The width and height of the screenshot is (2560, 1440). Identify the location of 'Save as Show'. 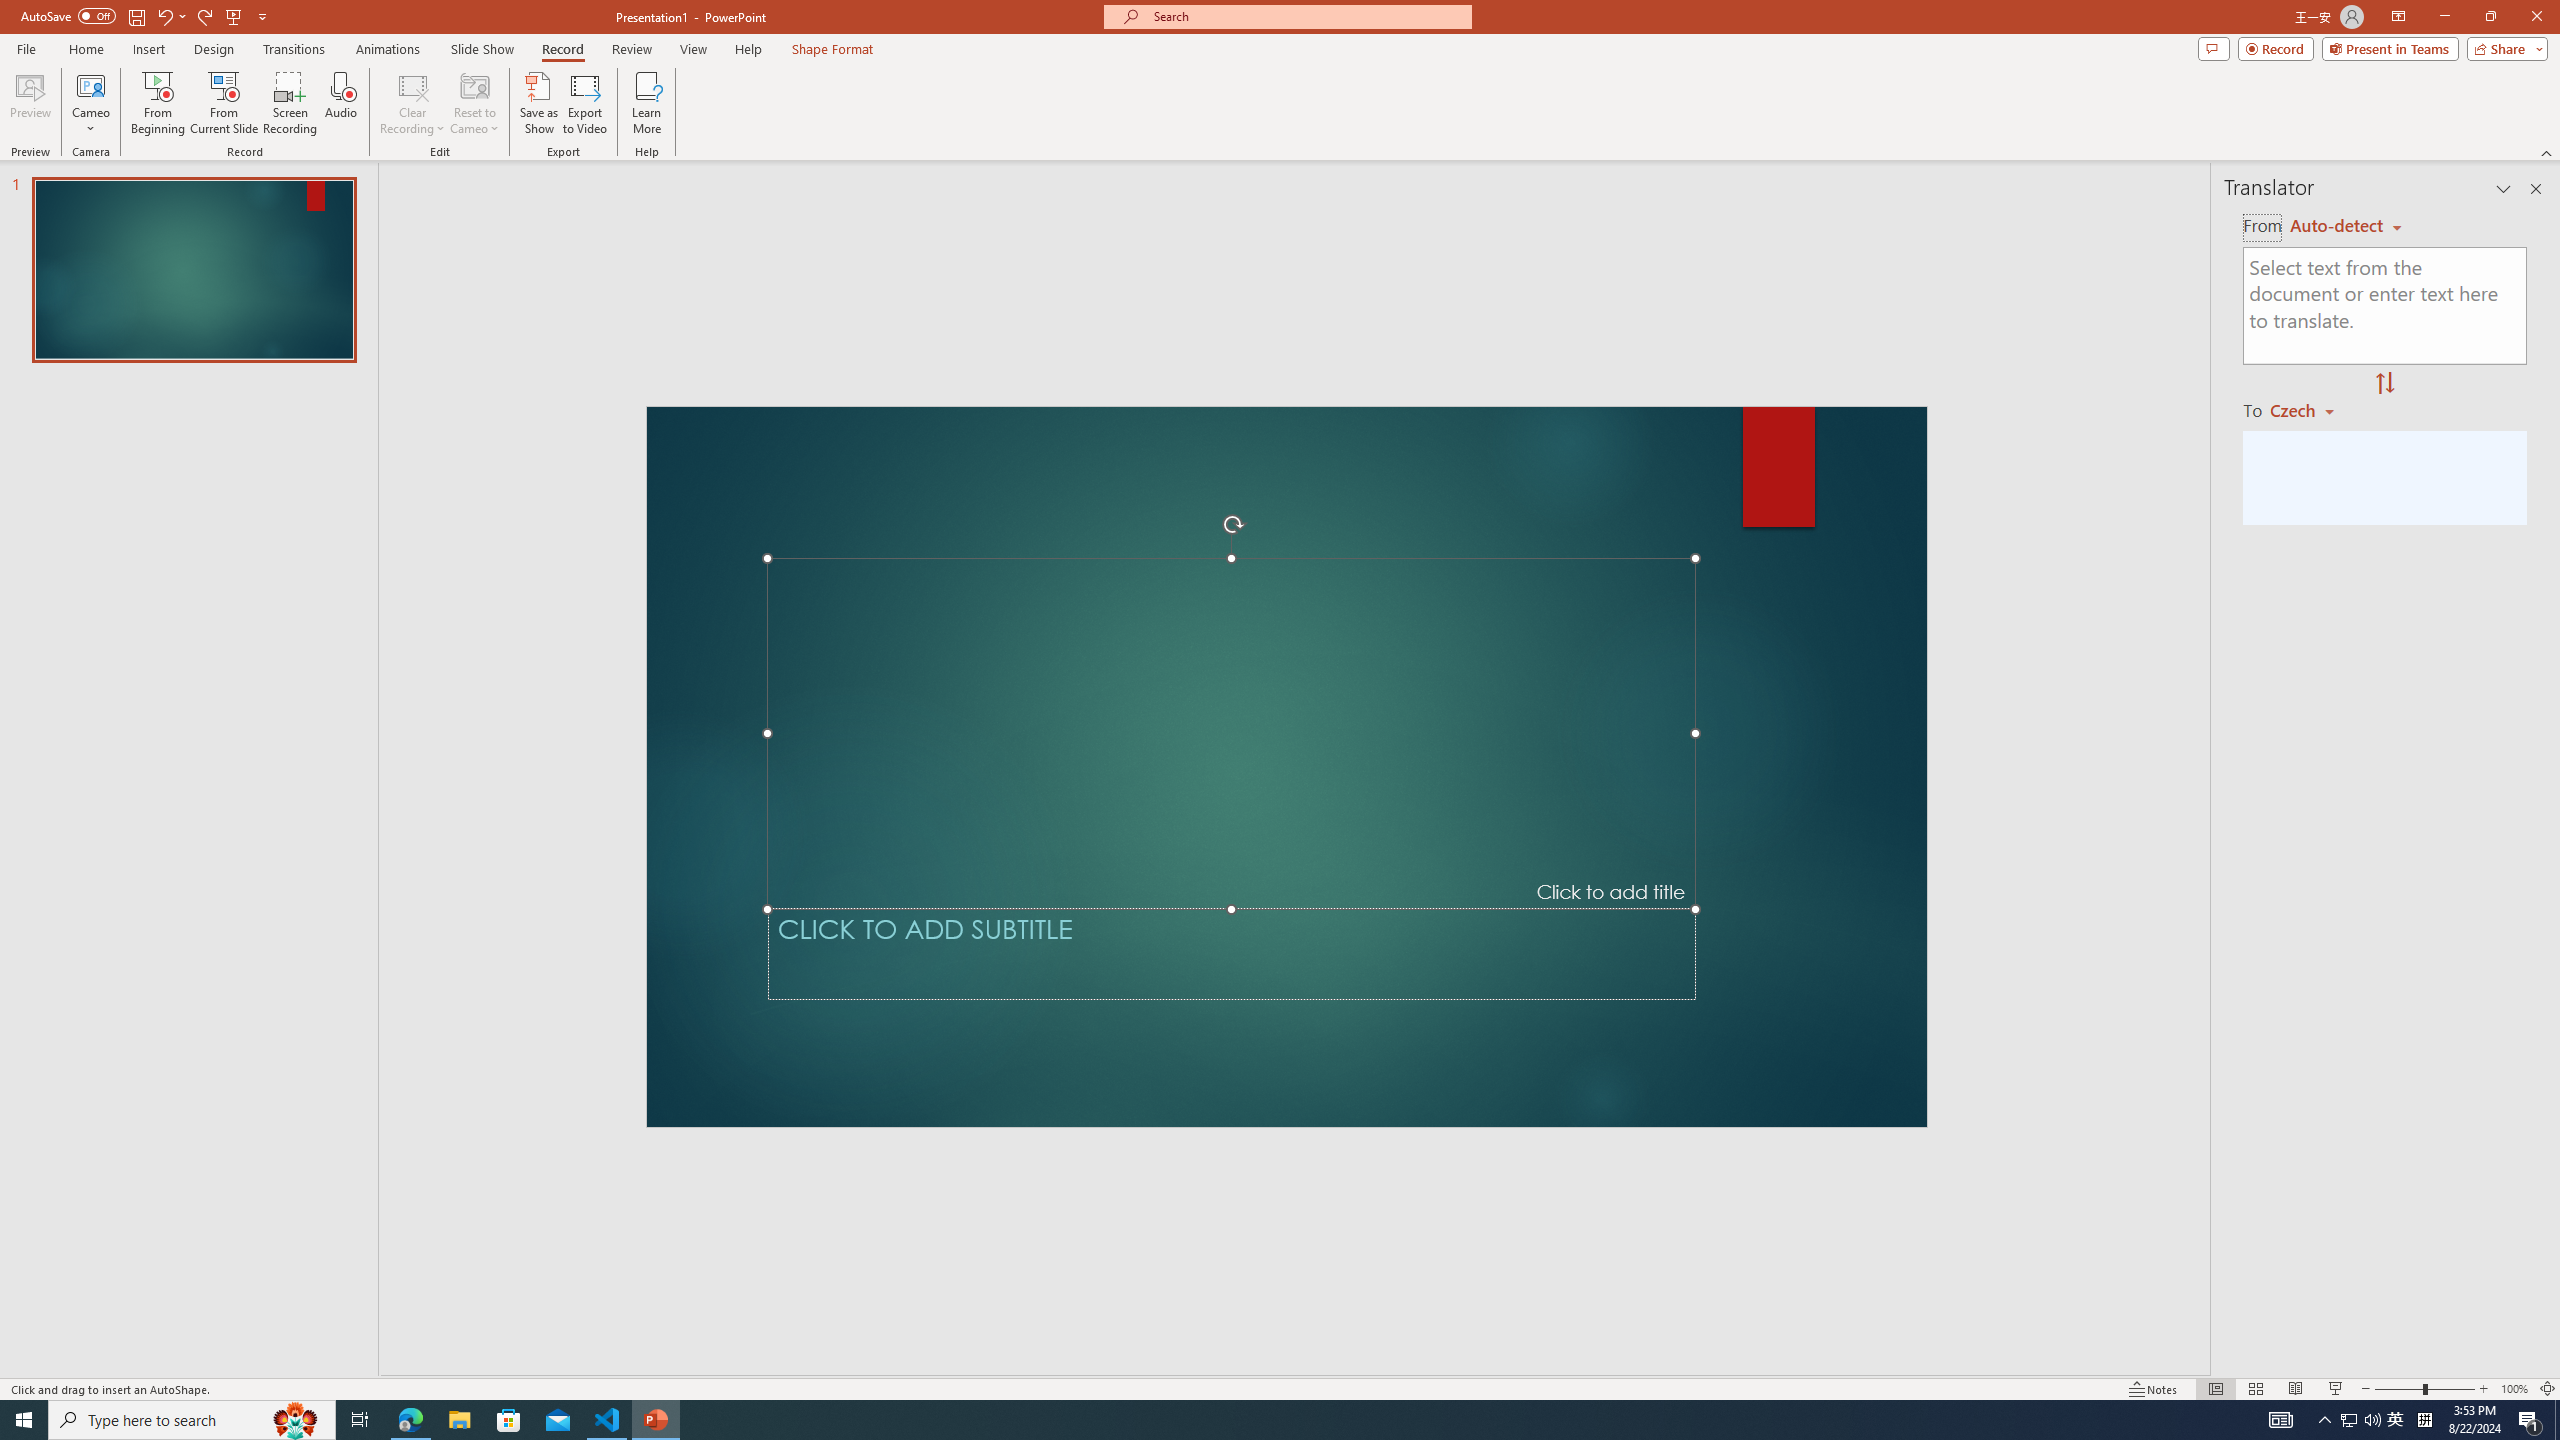
(538, 103).